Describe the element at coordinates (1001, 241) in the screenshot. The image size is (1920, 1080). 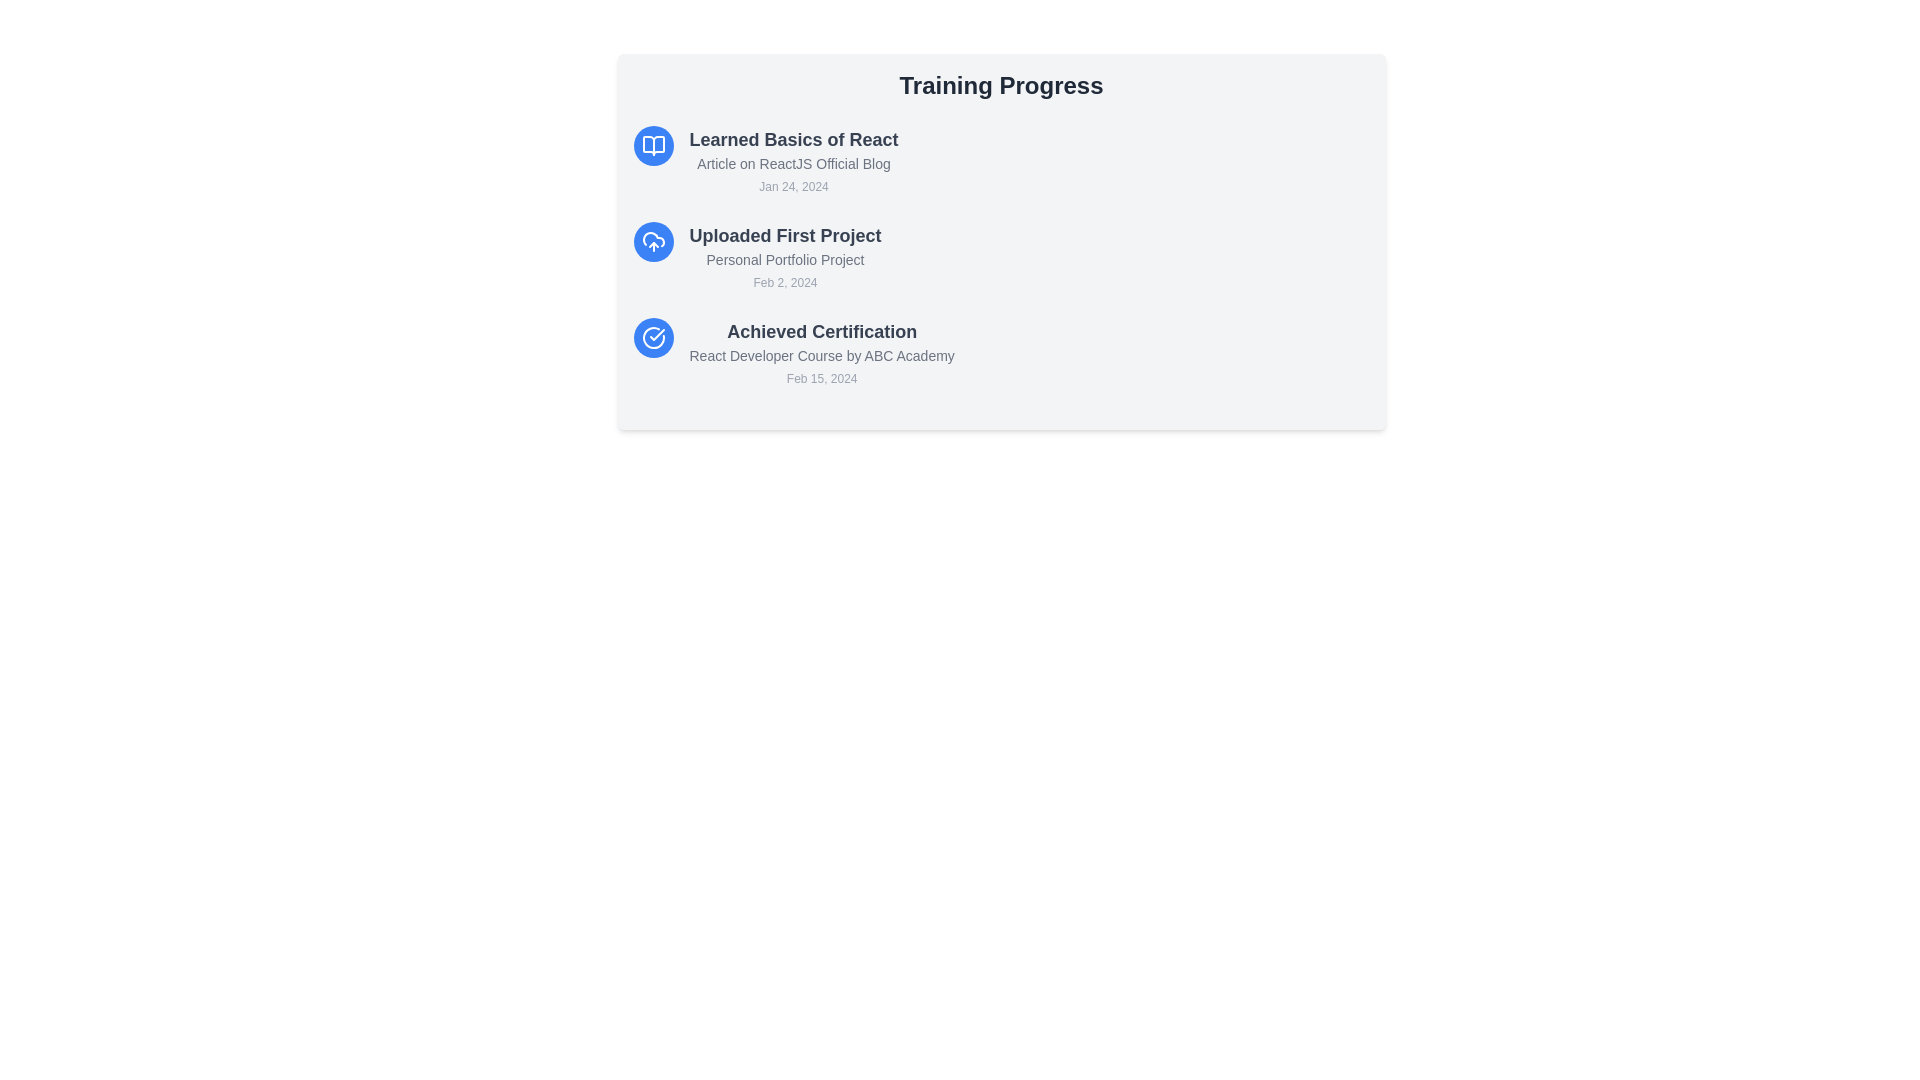
I see `the content of the 'Training Progress' section, which contains multiple milestone entries with titles, subtitles, and dates` at that location.